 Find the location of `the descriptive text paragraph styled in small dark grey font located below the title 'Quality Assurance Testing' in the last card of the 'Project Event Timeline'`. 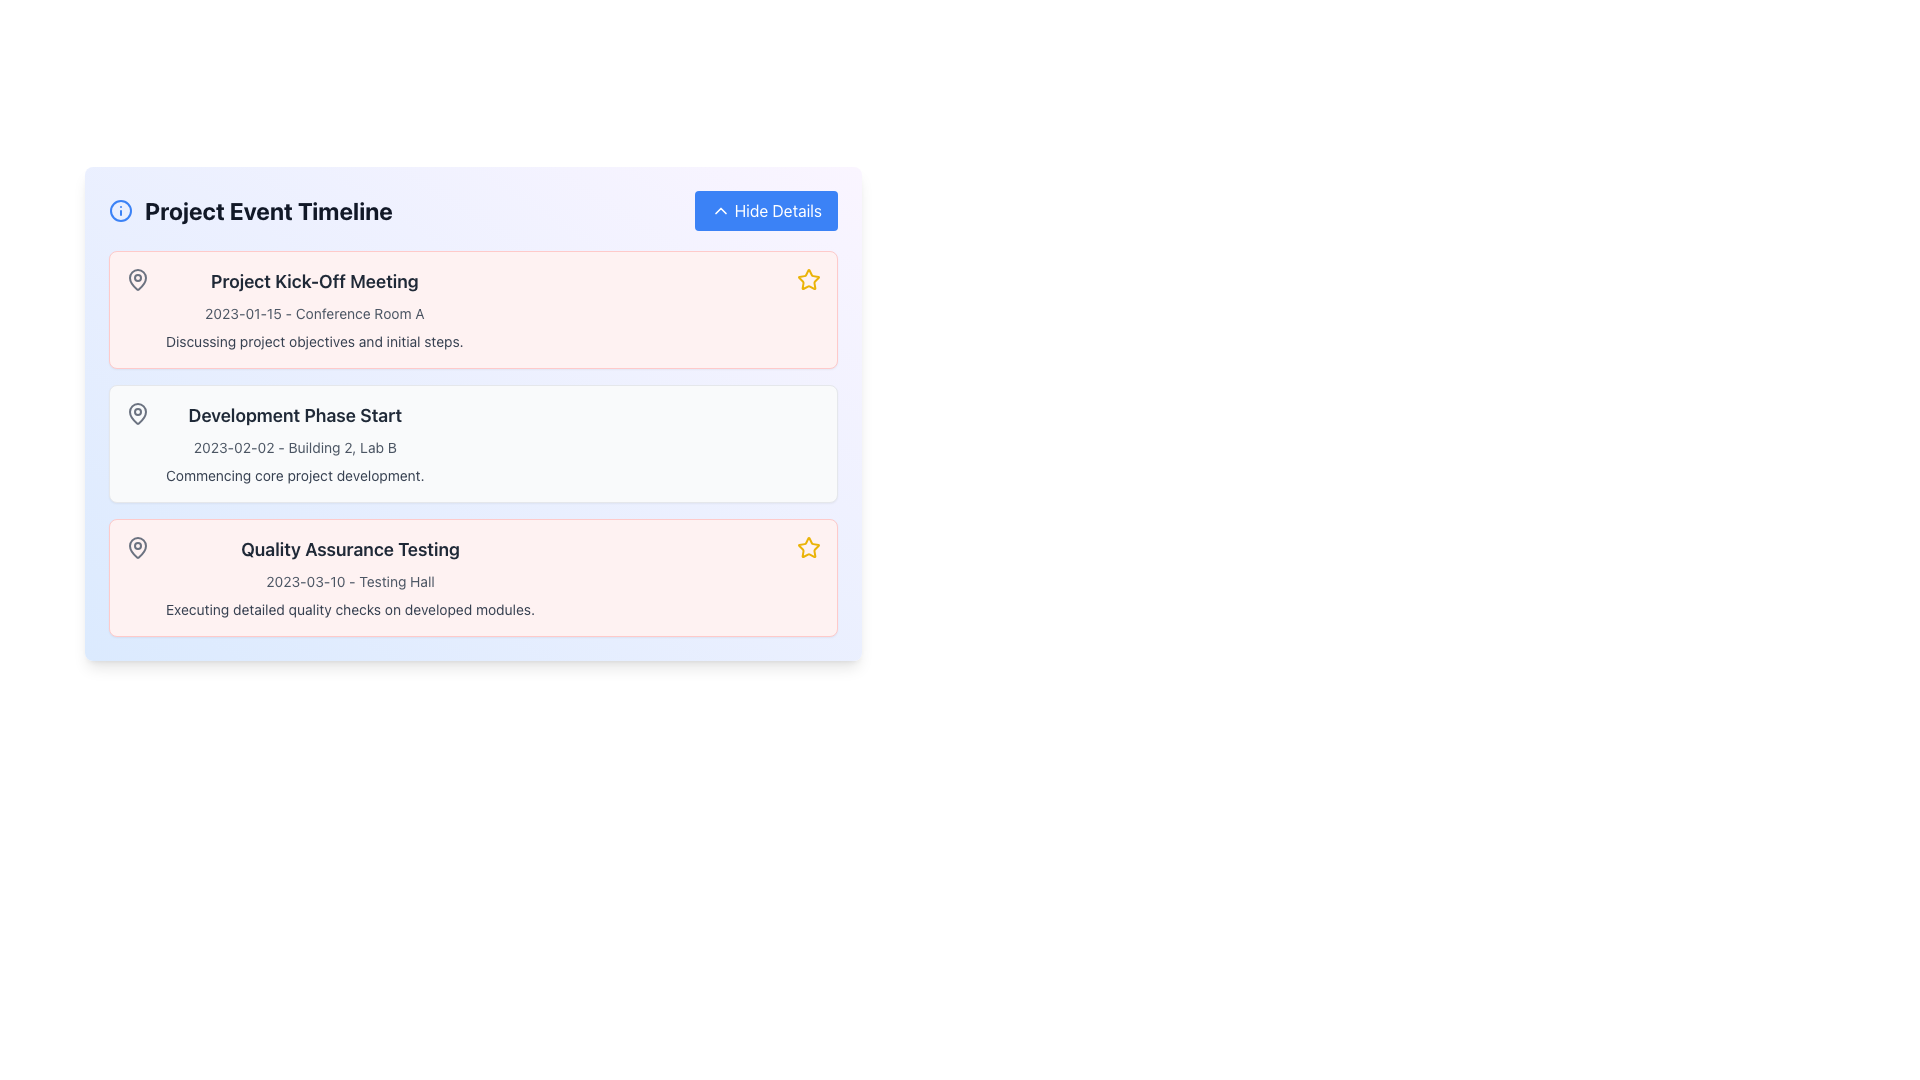

the descriptive text paragraph styled in small dark grey font located below the title 'Quality Assurance Testing' in the last card of the 'Project Event Timeline' is located at coordinates (350, 608).